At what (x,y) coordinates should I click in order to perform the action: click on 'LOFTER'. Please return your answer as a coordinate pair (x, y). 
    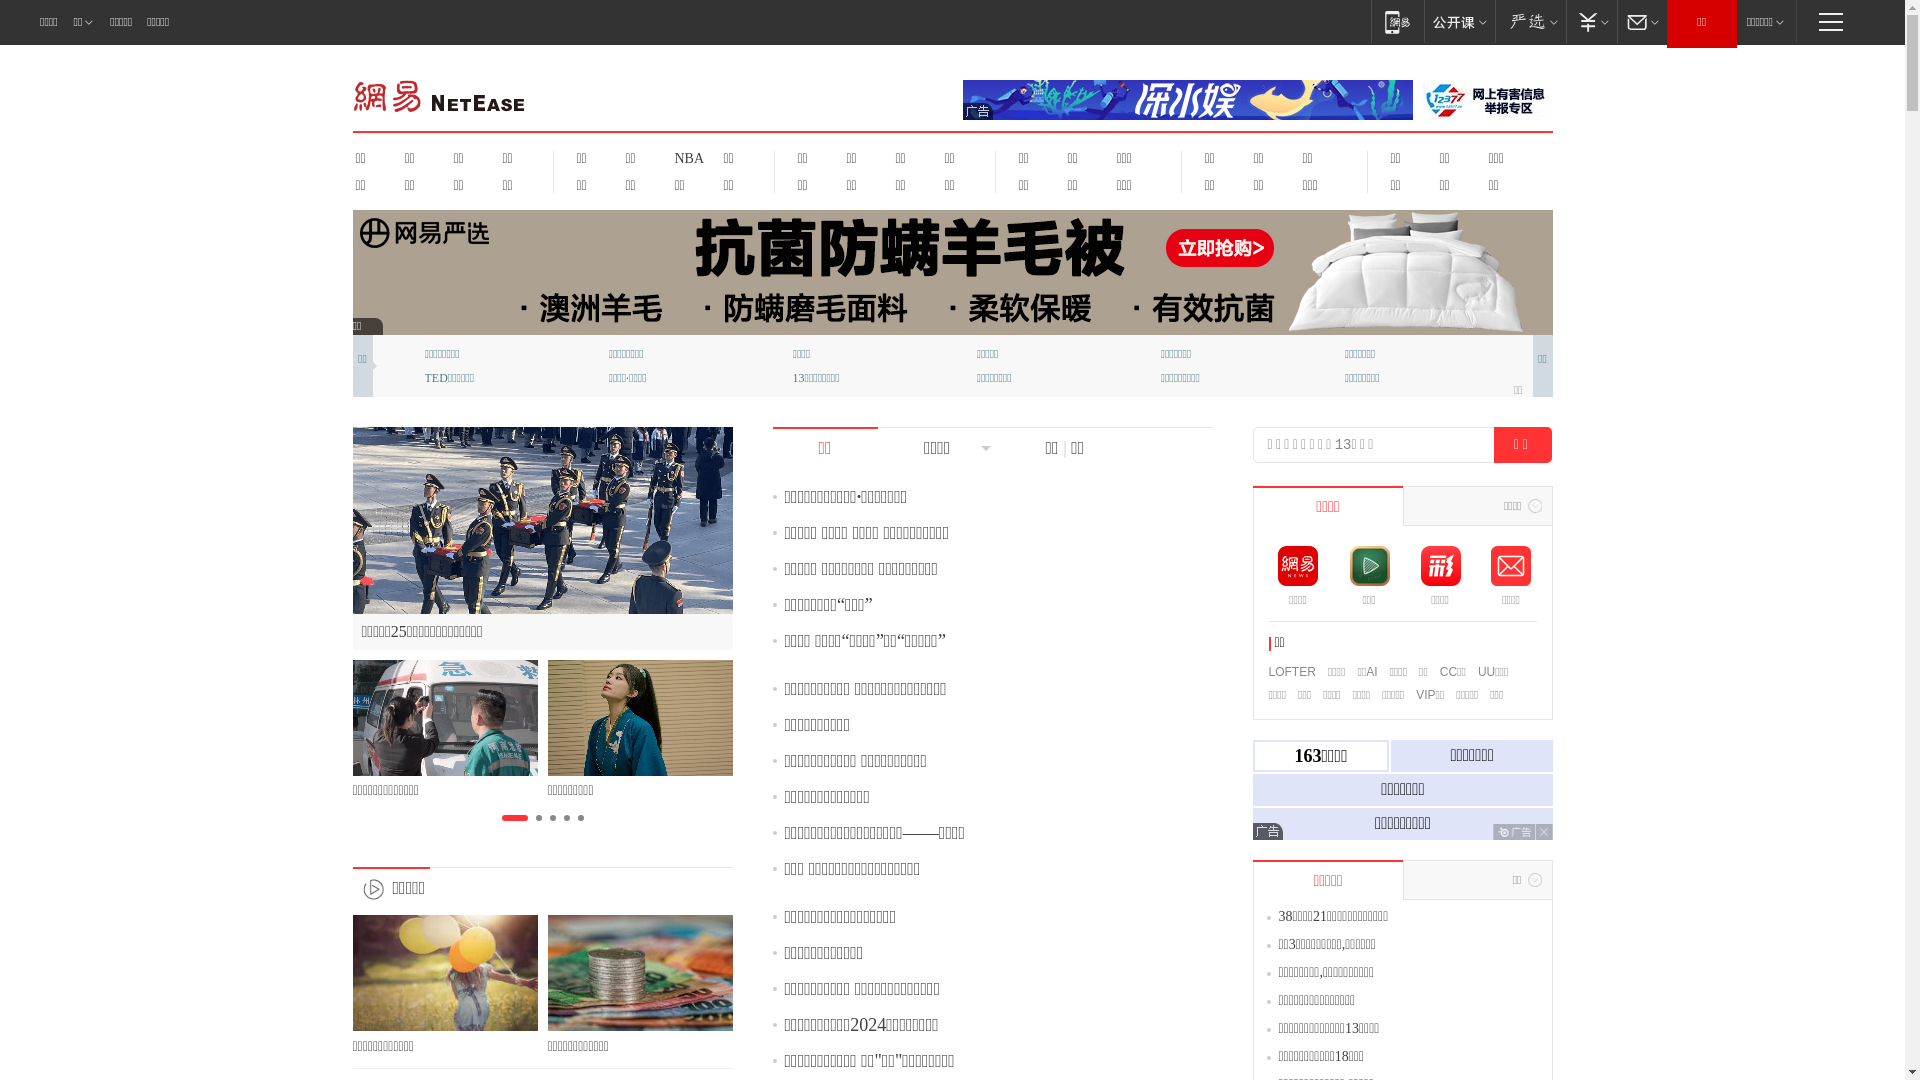
    Looking at the image, I should click on (1291, 671).